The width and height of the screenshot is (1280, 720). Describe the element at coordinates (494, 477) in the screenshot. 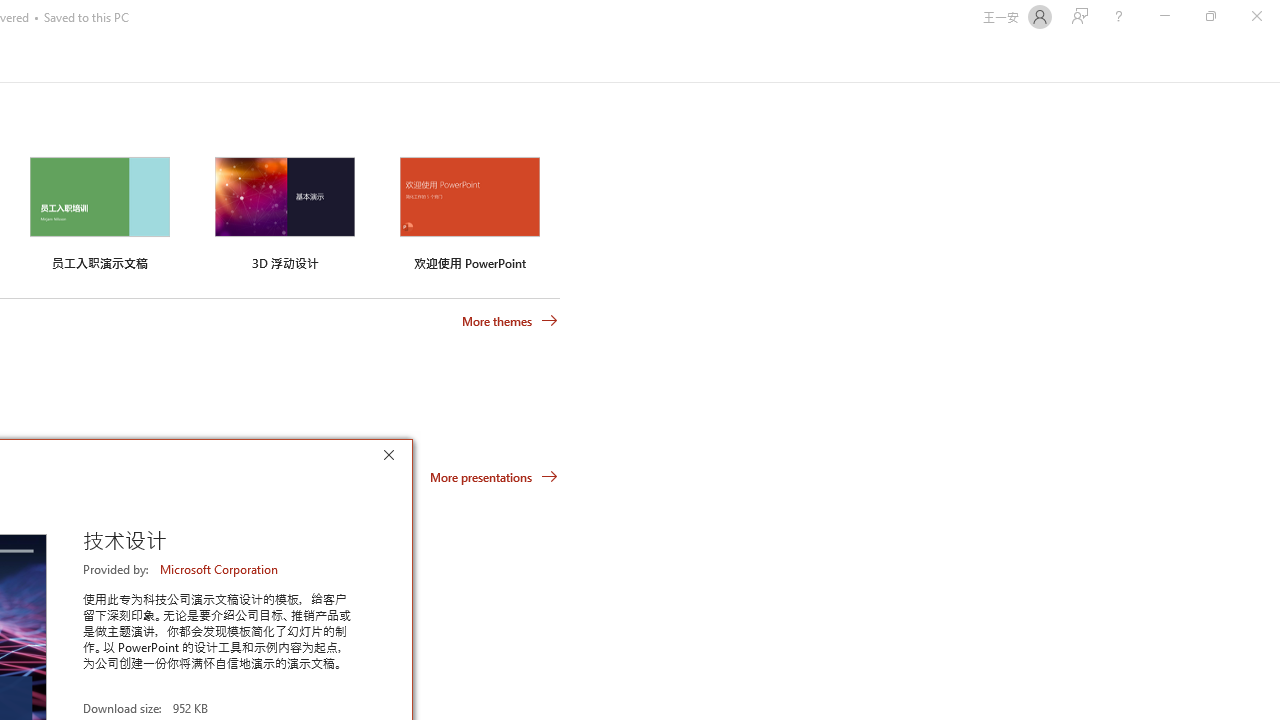

I see `'More presentations'` at that location.